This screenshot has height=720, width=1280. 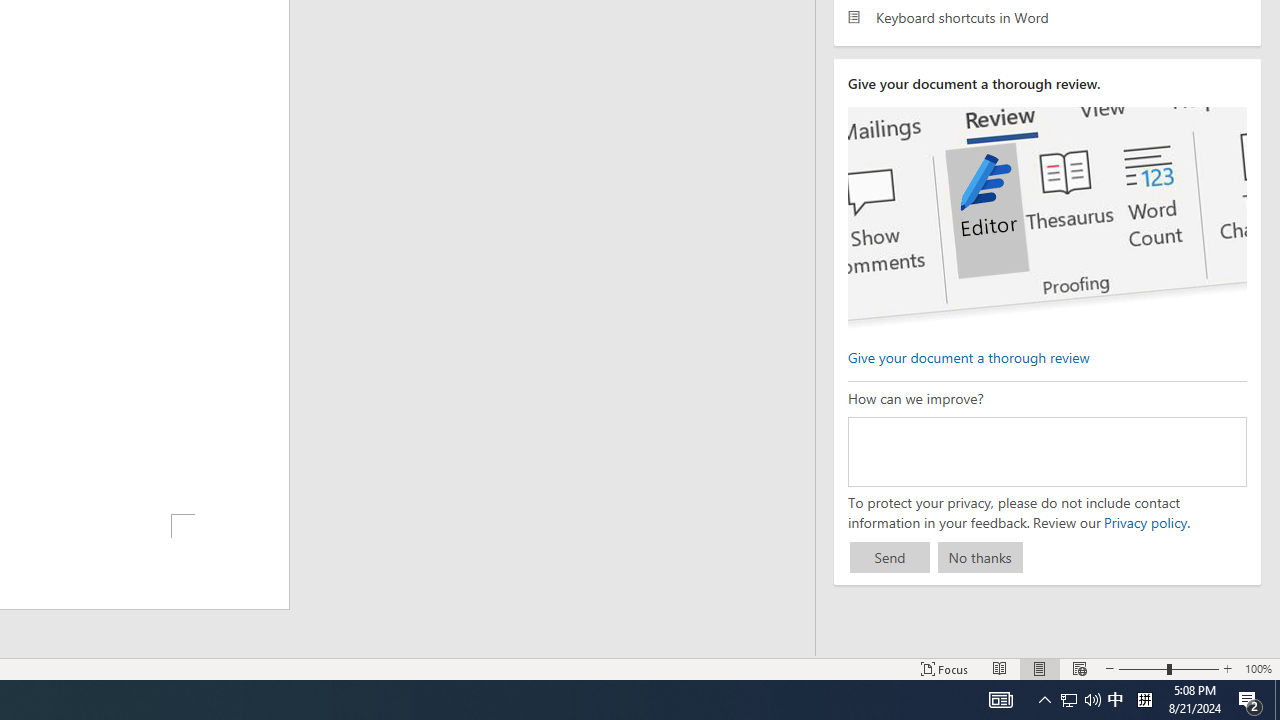 What do you see at coordinates (1040, 669) in the screenshot?
I see `'Print Layout'` at bounding box center [1040, 669].